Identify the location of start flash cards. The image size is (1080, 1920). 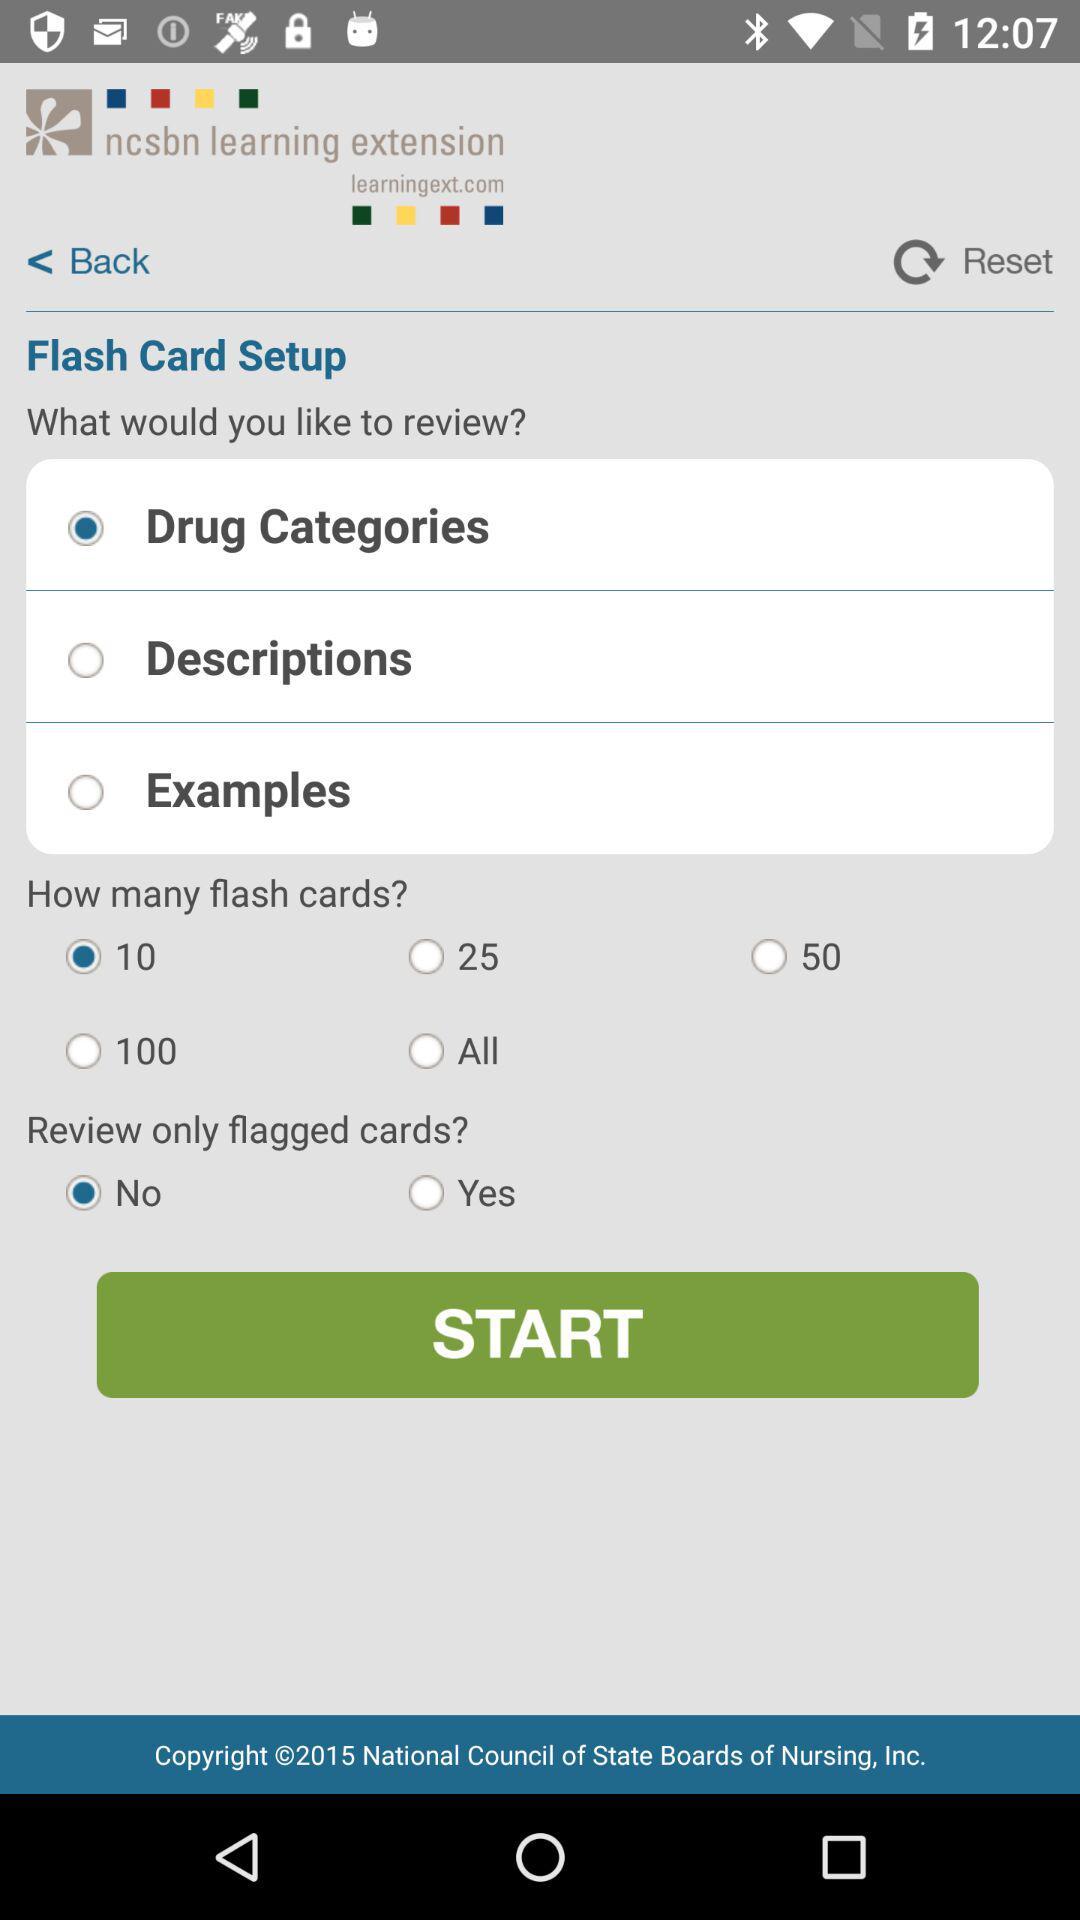
(536, 1334).